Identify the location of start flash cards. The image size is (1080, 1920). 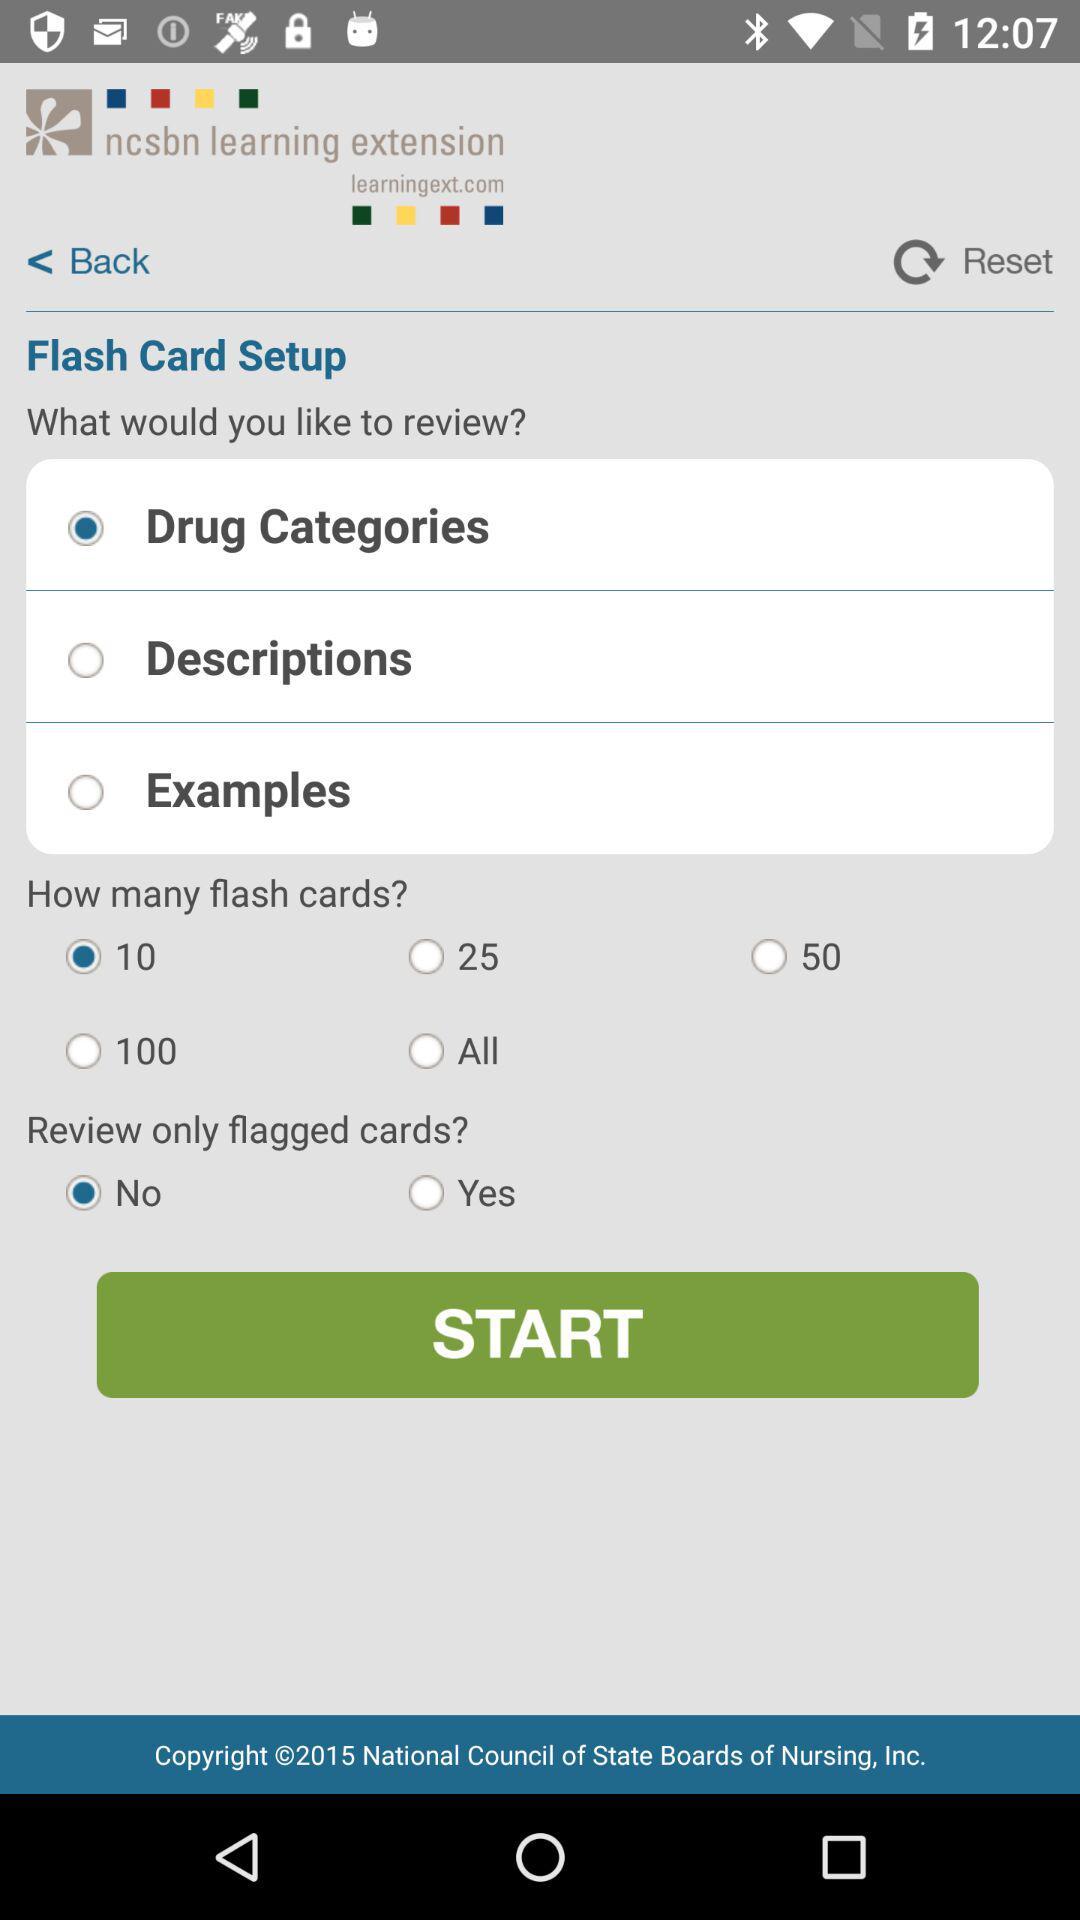
(536, 1334).